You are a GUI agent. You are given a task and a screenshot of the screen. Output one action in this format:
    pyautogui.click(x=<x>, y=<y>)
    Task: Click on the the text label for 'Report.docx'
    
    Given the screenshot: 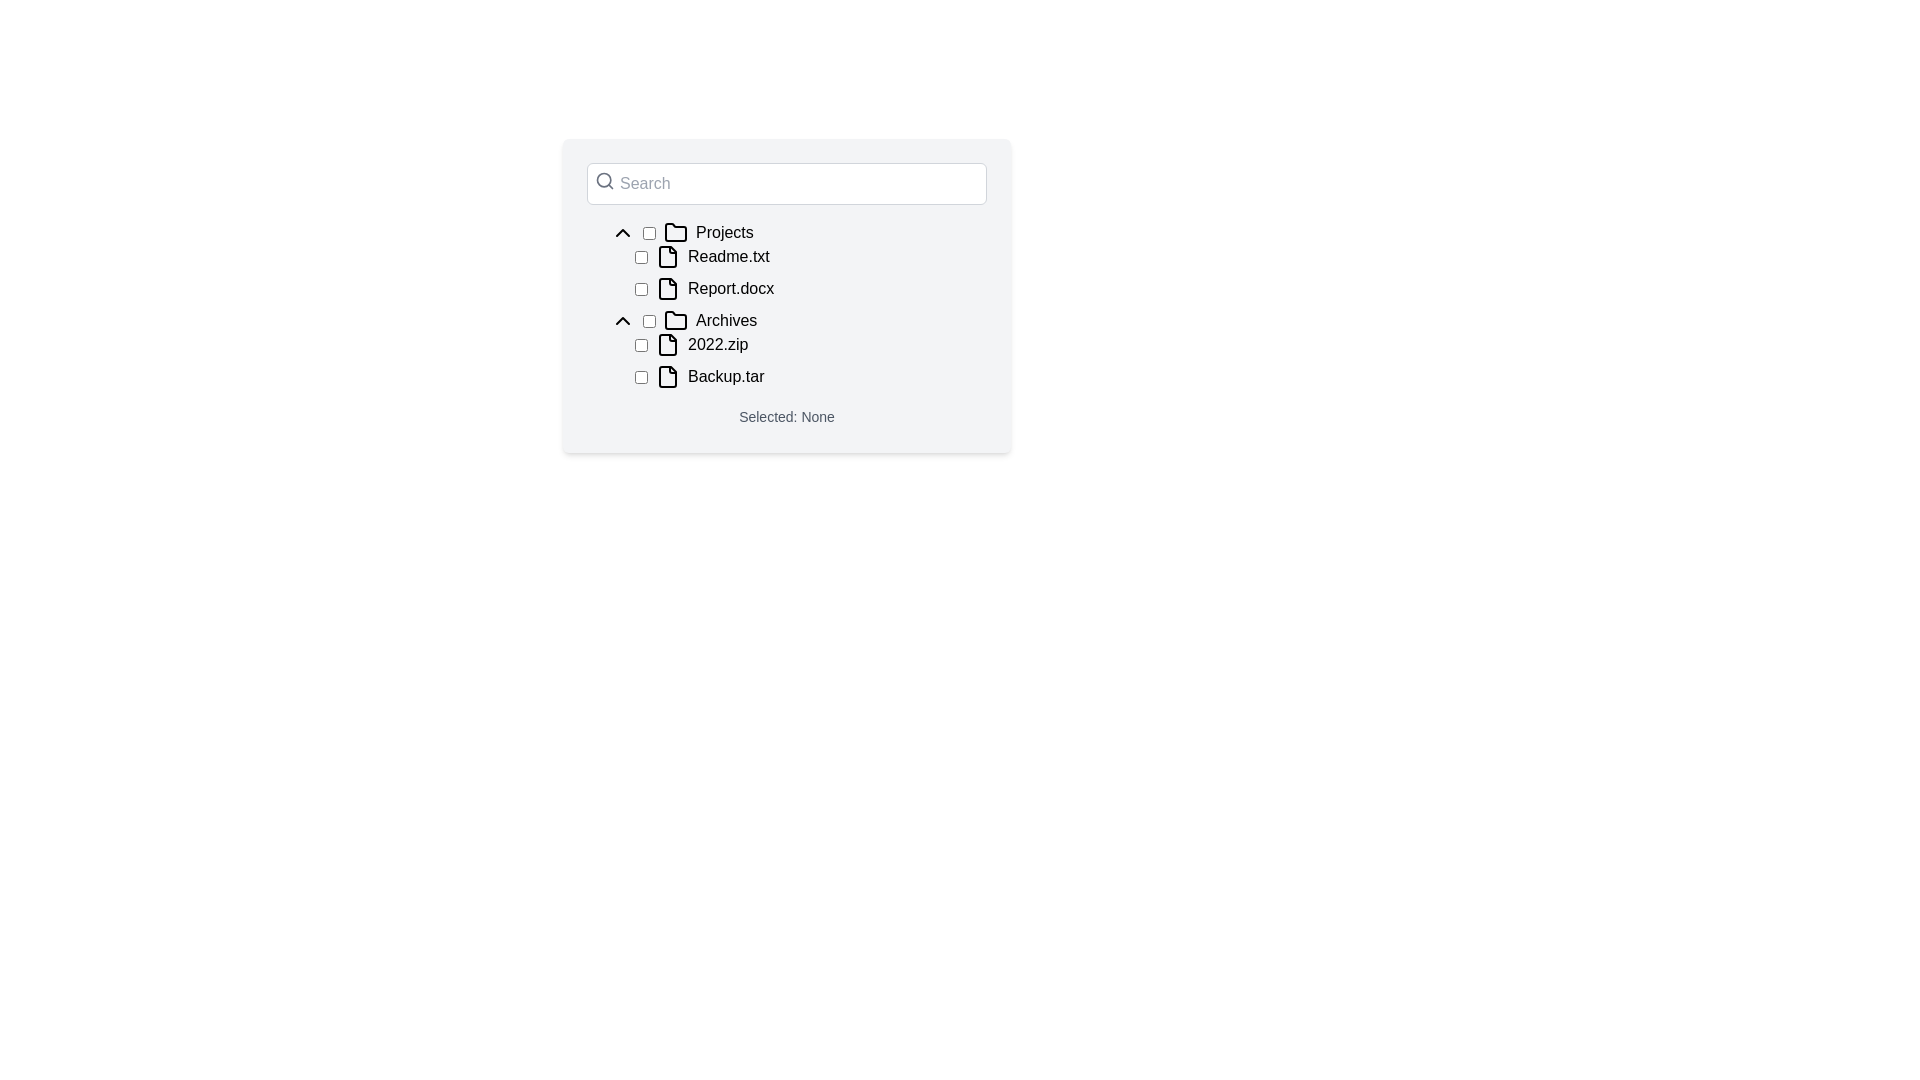 What is the action you would take?
    pyautogui.click(x=730, y=289)
    